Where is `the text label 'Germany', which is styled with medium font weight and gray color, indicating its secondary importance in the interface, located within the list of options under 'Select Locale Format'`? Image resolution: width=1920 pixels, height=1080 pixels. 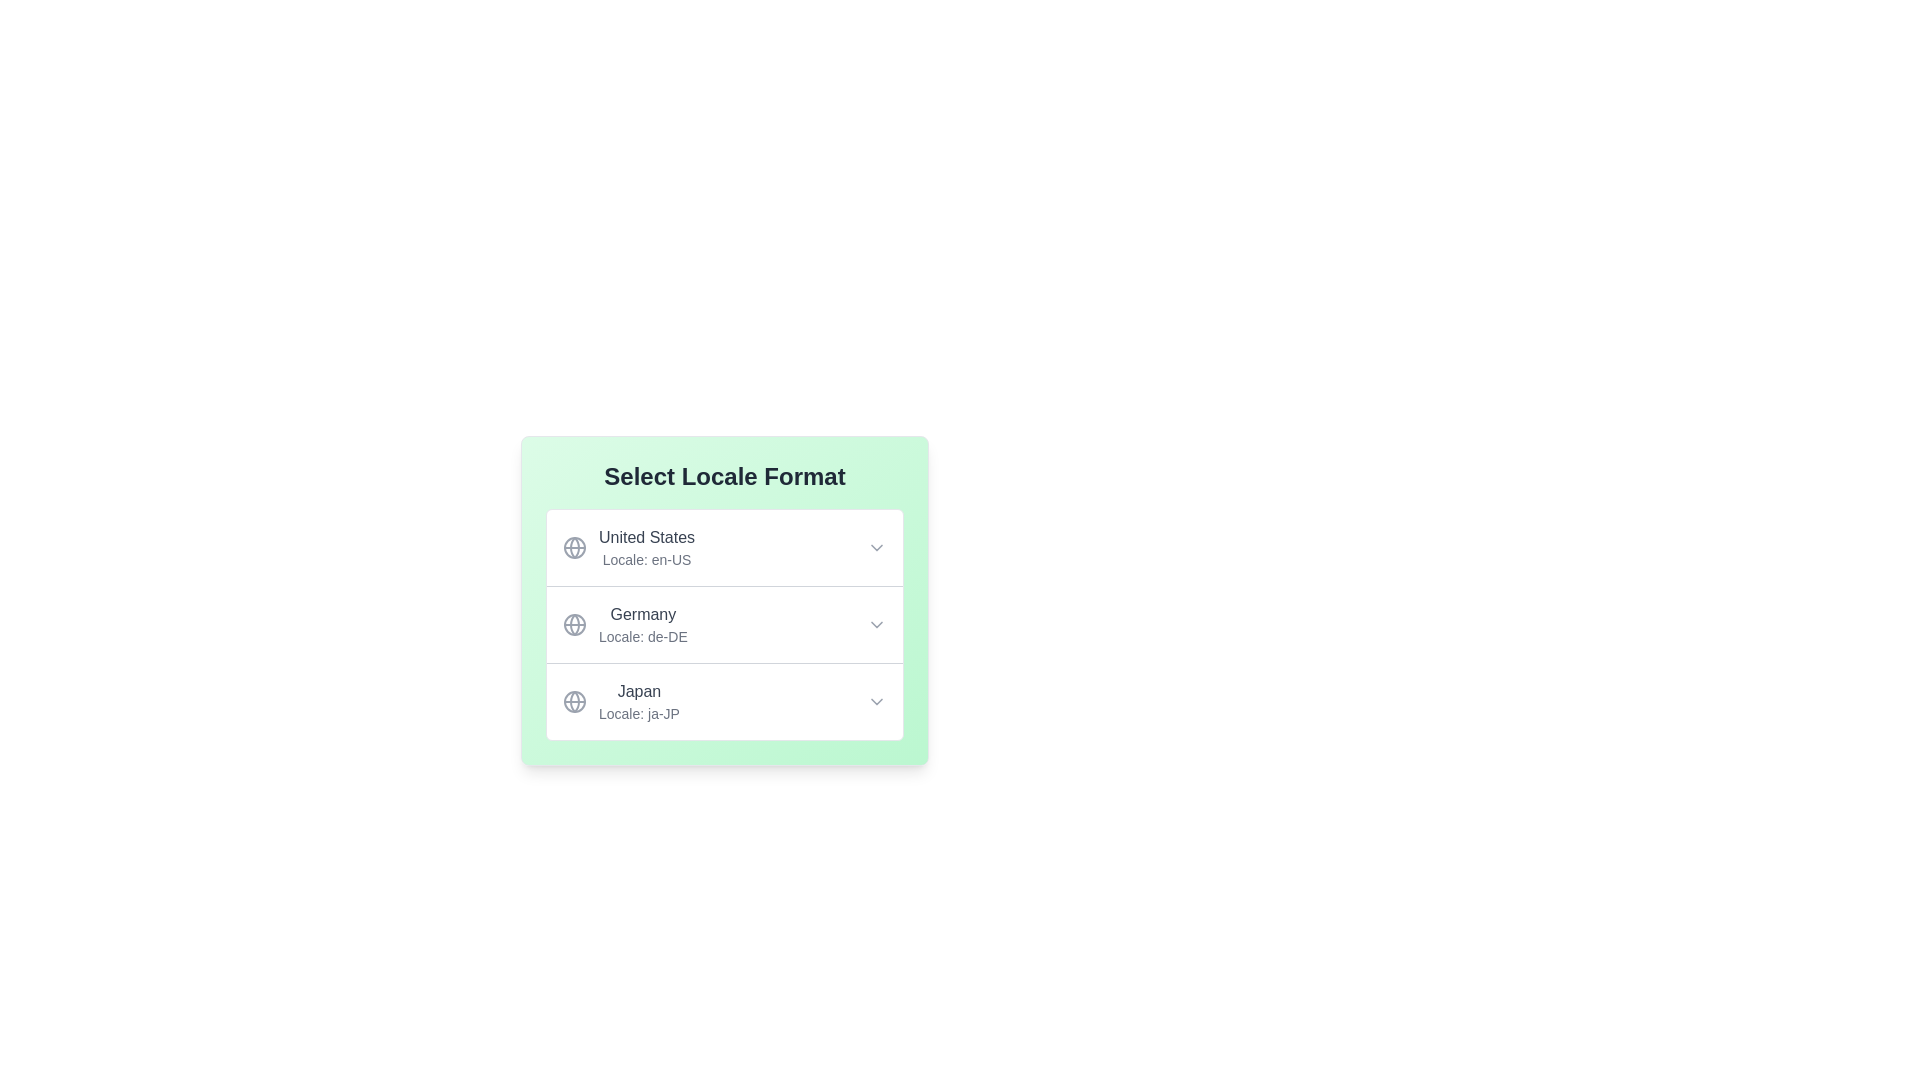 the text label 'Germany', which is styled with medium font weight and gray color, indicating its secondary importance in the interface, located within the list of options under 'Select Locale Format' is located at coordinates (643, 613).